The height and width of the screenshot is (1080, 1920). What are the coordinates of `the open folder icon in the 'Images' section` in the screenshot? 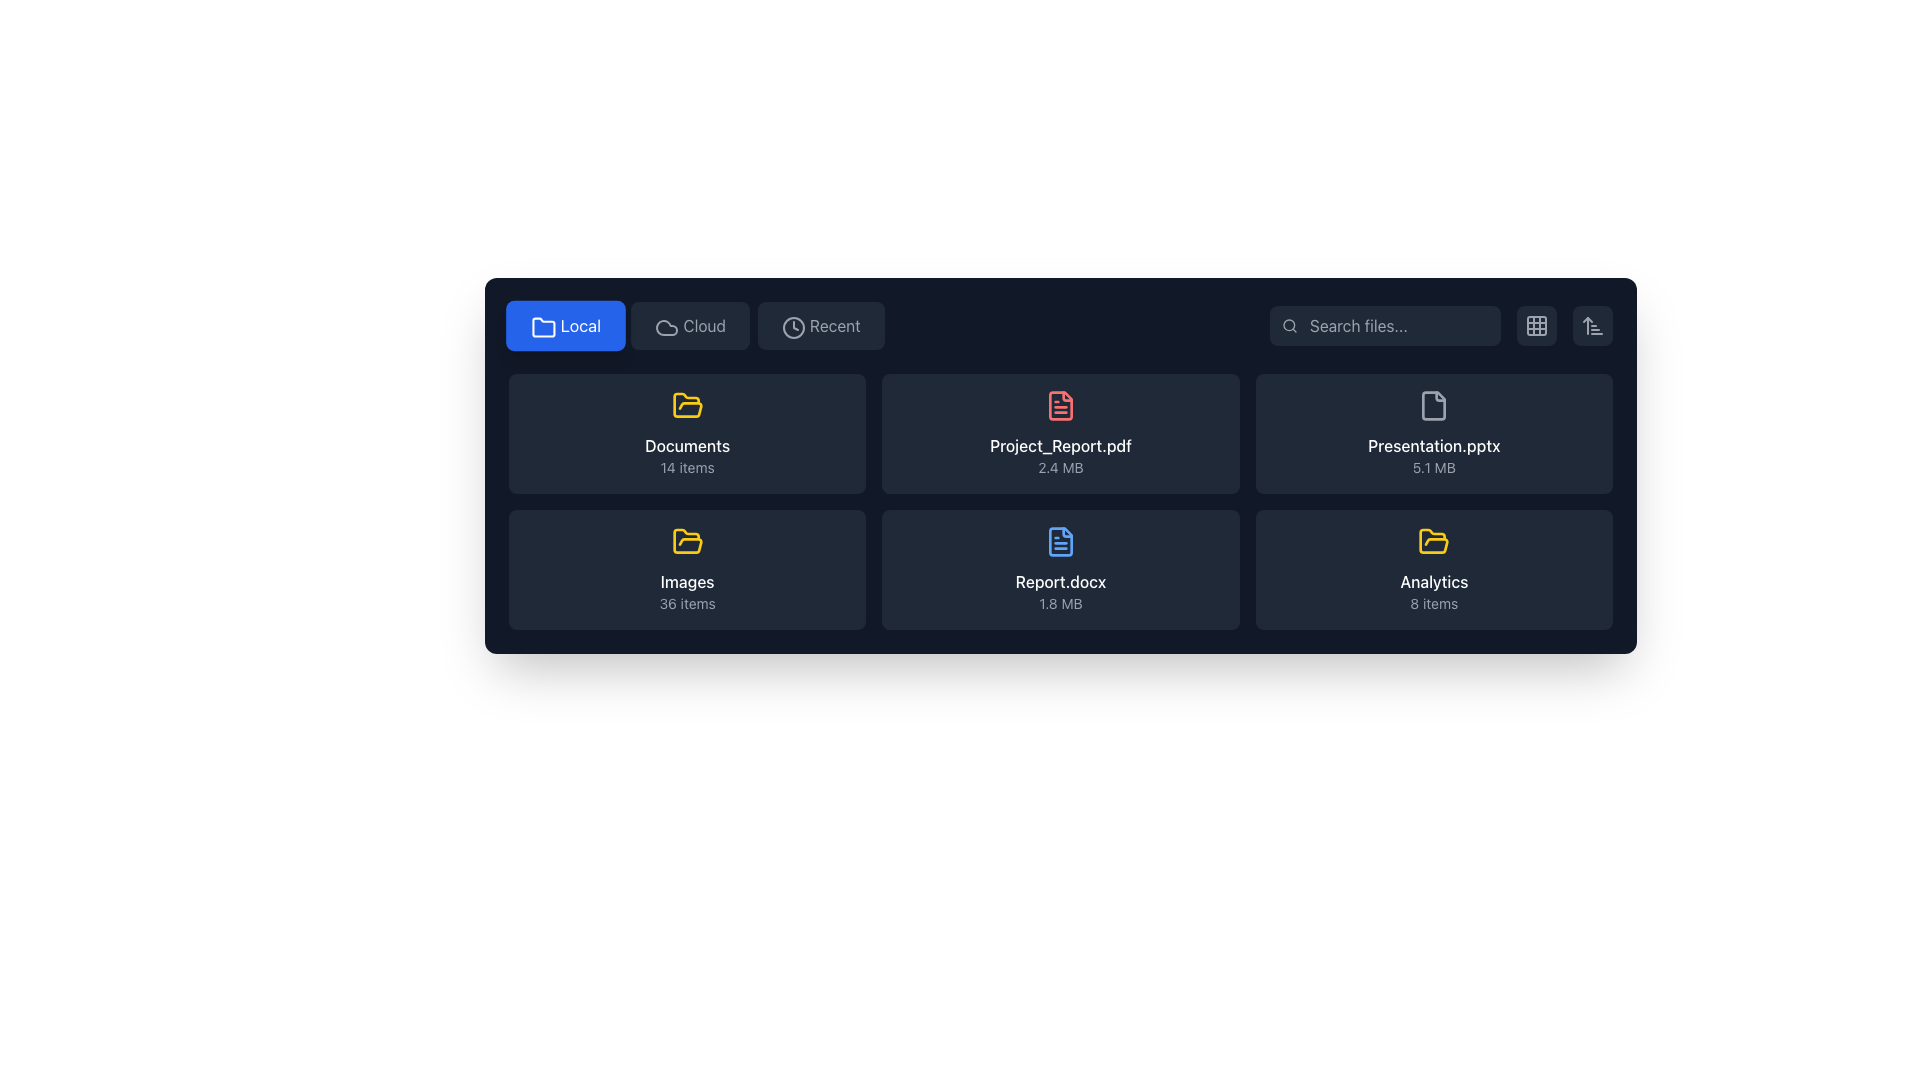 It's located at (687, 405).